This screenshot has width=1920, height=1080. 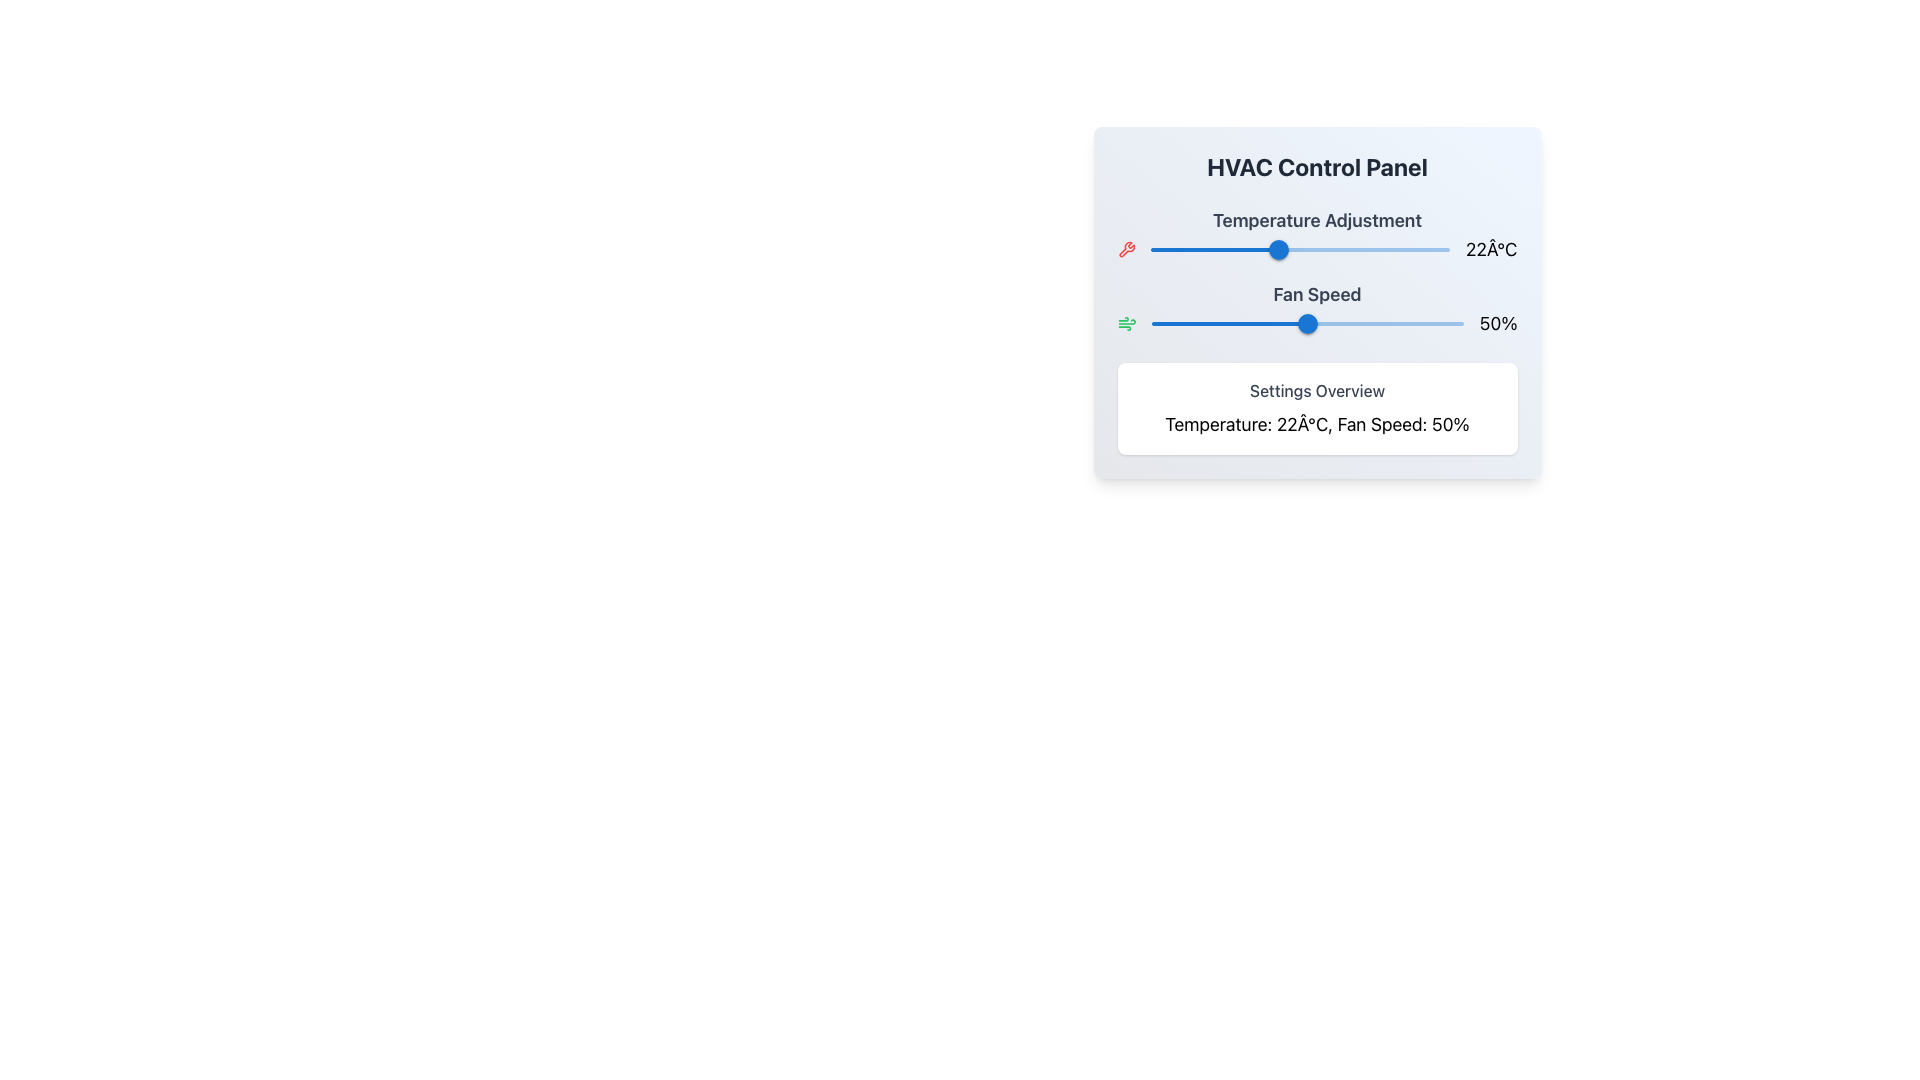 I want to click on the 'Settings Overview' text label, which is displayed in a medium gray font inside a white card with rounded corners, positioned at the top of the card above the text 'Temperature: 22Â°C, Fan Speed: 50%', so click(x=1317, y=390).